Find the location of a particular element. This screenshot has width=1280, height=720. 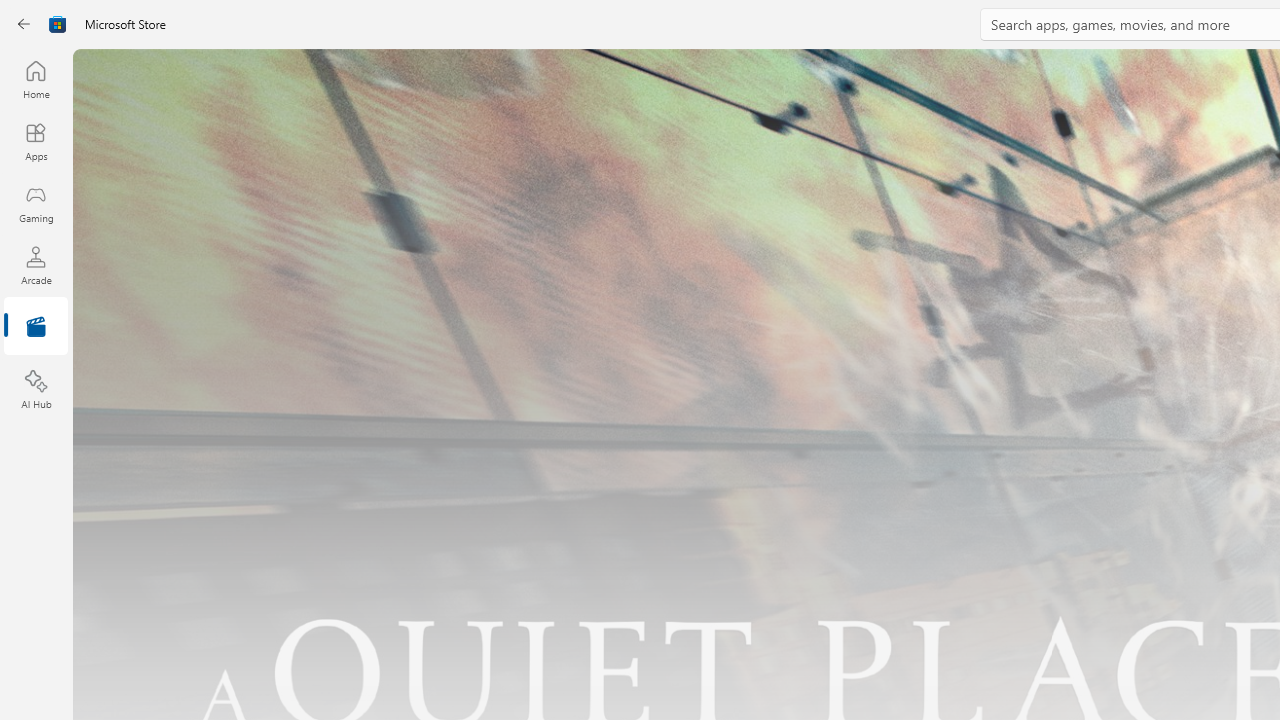

'Entertainment' is located at coordinates (35, 326).